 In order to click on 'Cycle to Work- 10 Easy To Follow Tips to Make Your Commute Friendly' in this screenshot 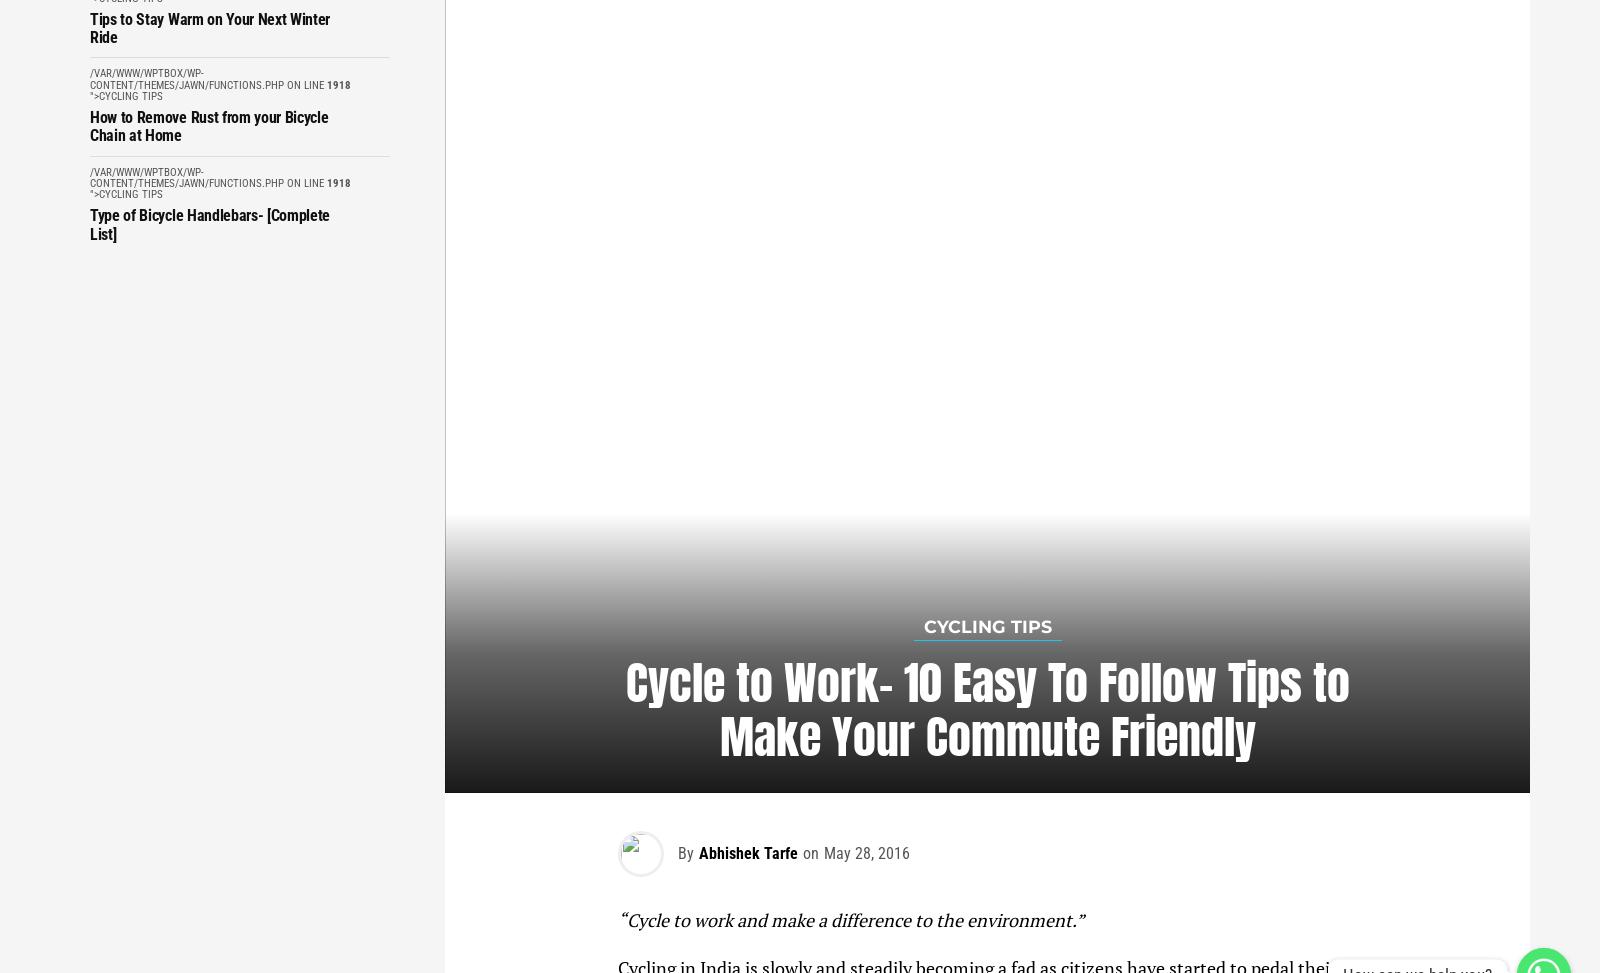, I will do `click(624, 708)`.